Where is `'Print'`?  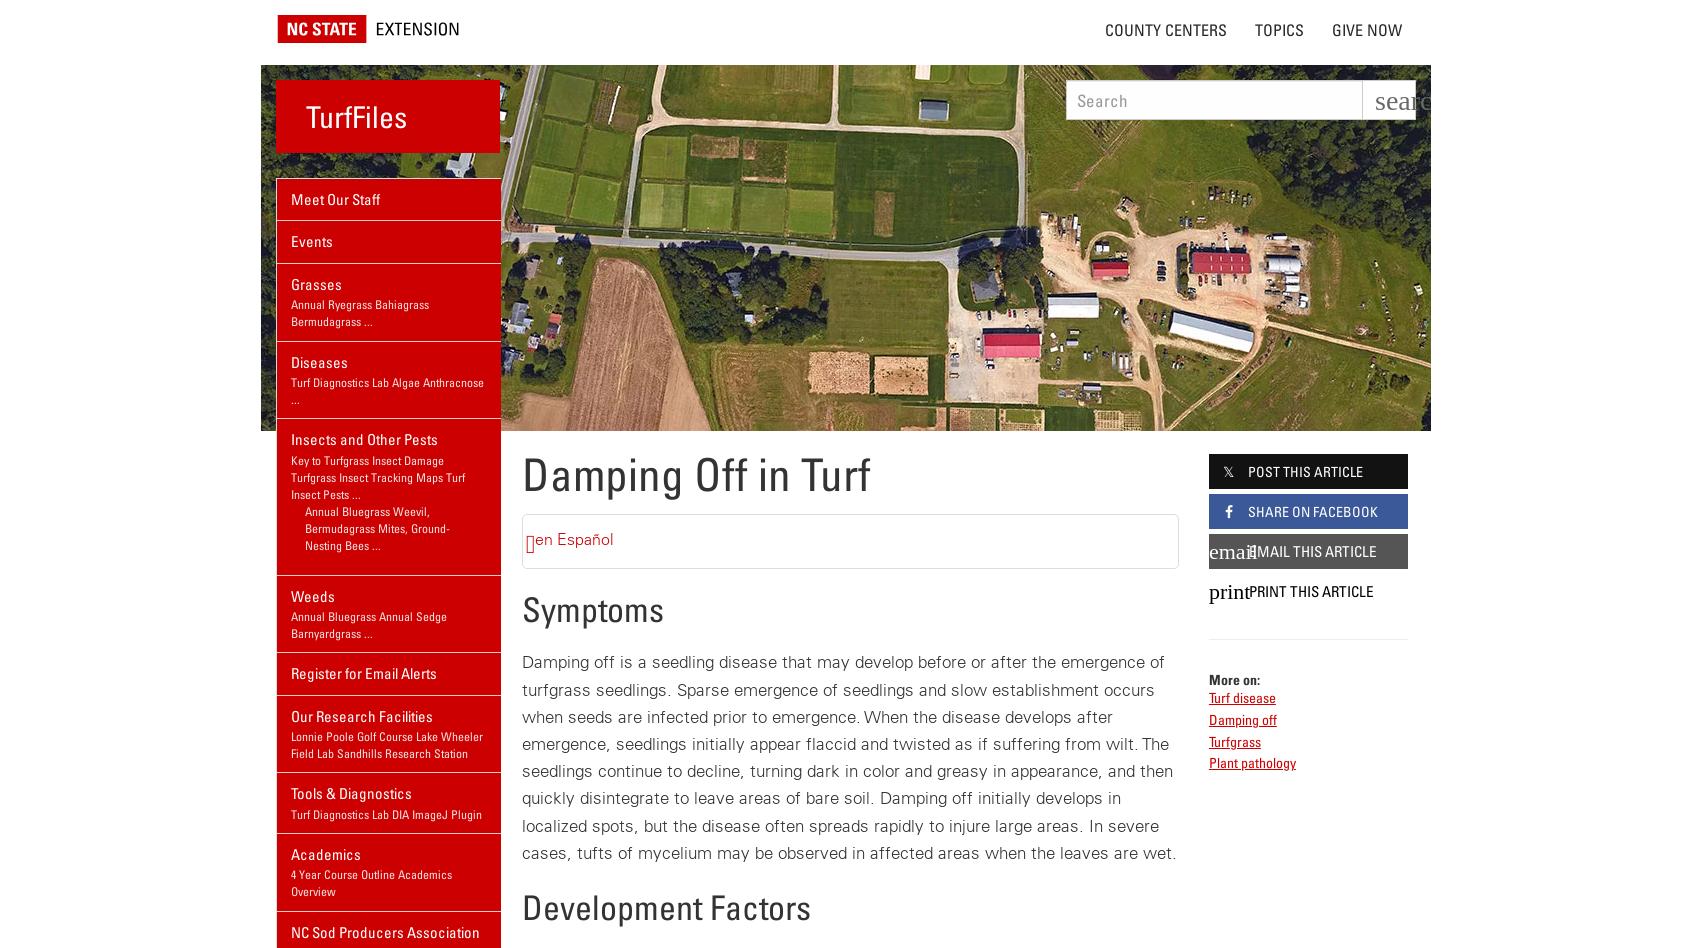
'Print' is located at coordinates (1268, 590).